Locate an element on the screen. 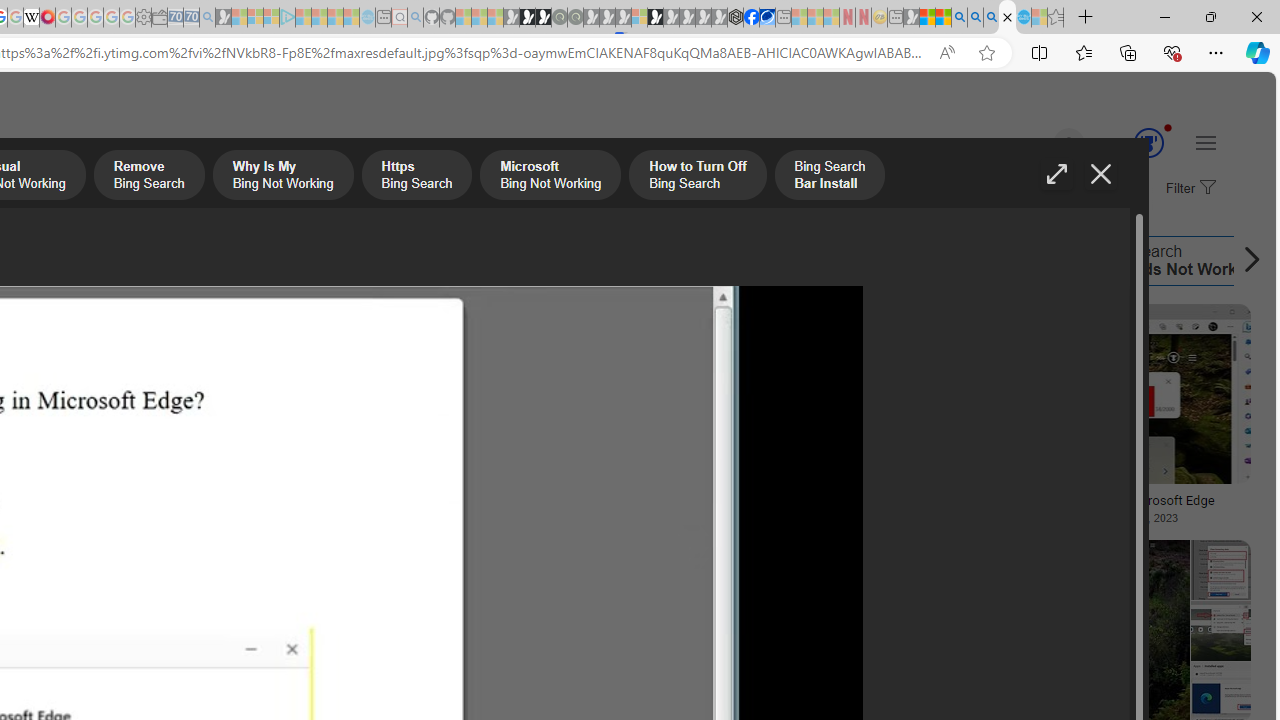  'AutomationID: serp_medal_svg' is located at coordinates (1148, 141).